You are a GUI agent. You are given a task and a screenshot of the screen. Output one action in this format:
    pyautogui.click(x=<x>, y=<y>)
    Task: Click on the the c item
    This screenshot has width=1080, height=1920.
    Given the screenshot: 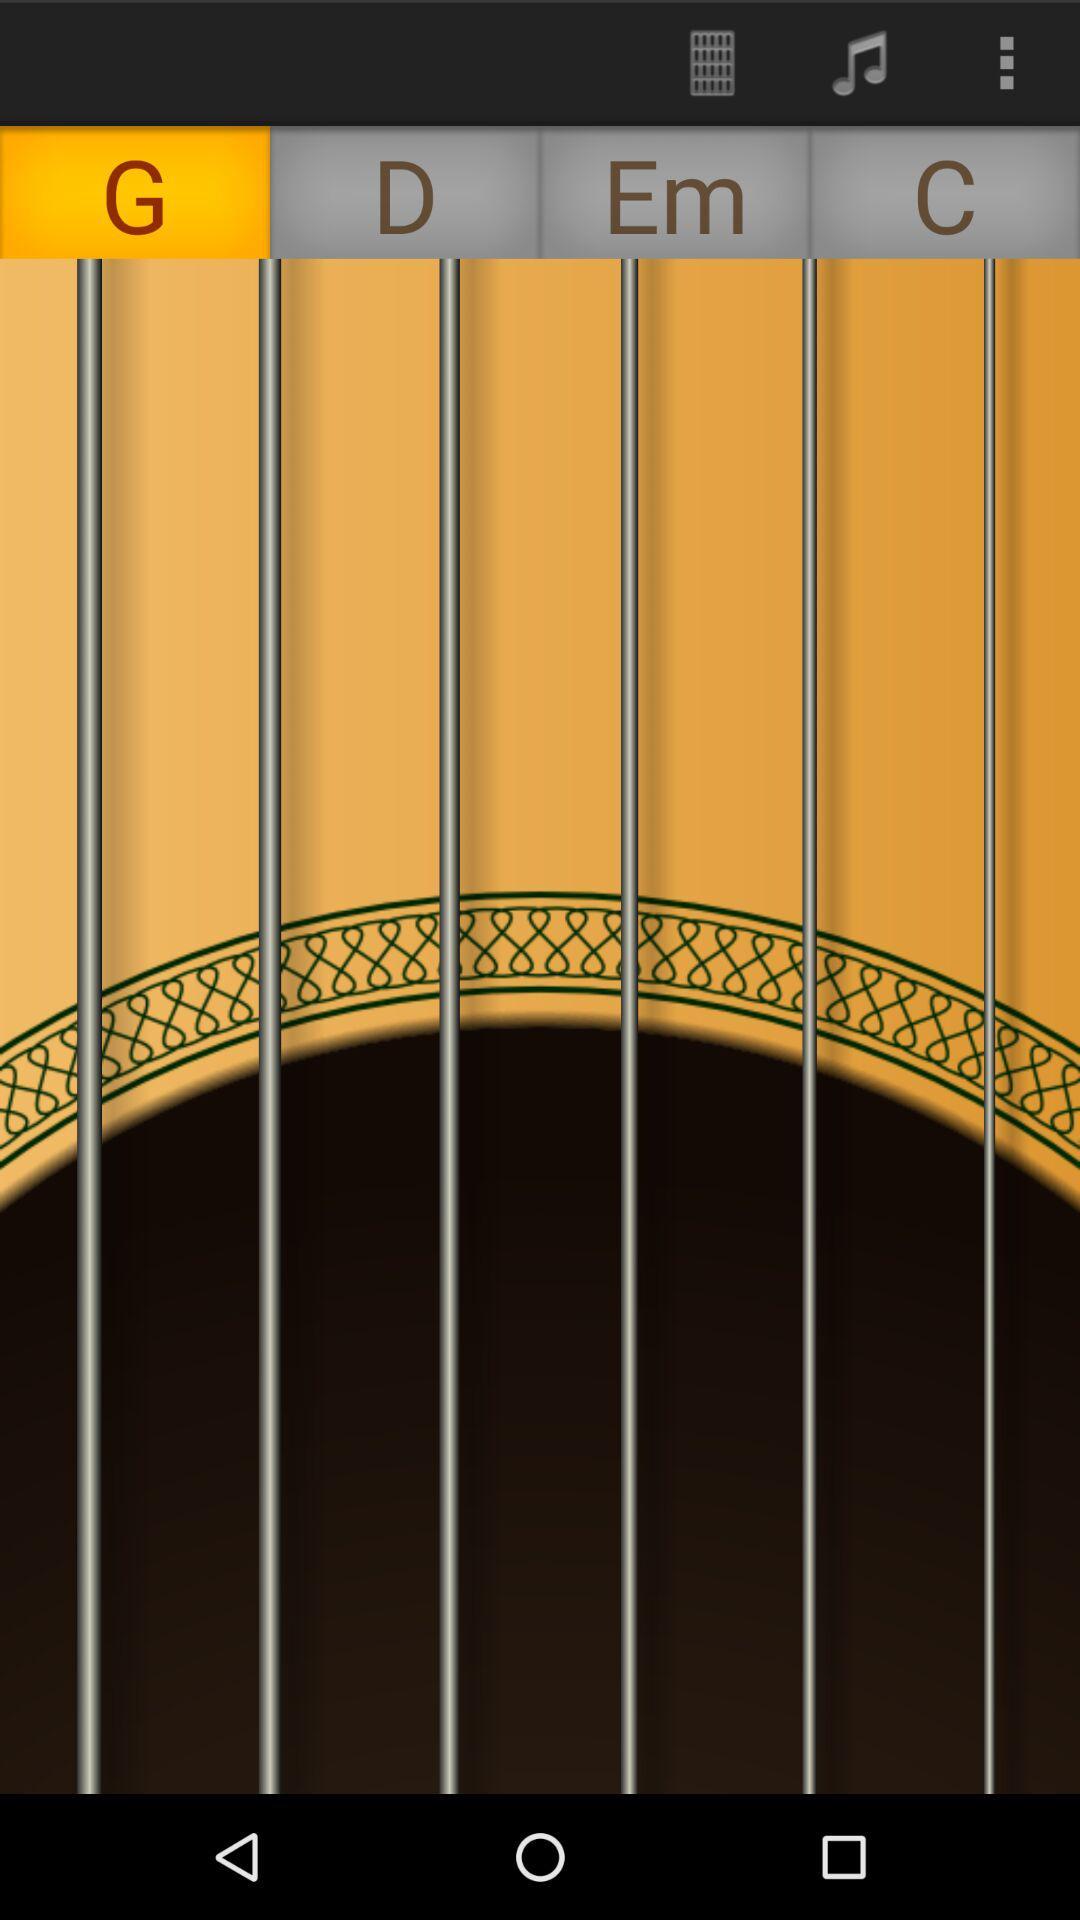 What is the action you would take?
    pyautogui.click(x=945, y=192)
    